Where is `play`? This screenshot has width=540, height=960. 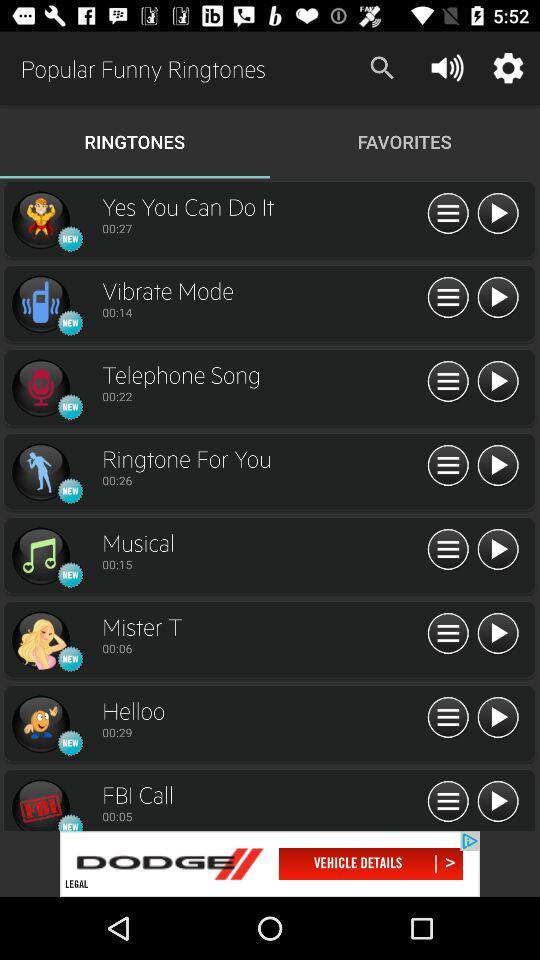
play is located at coordinates (496, 718).